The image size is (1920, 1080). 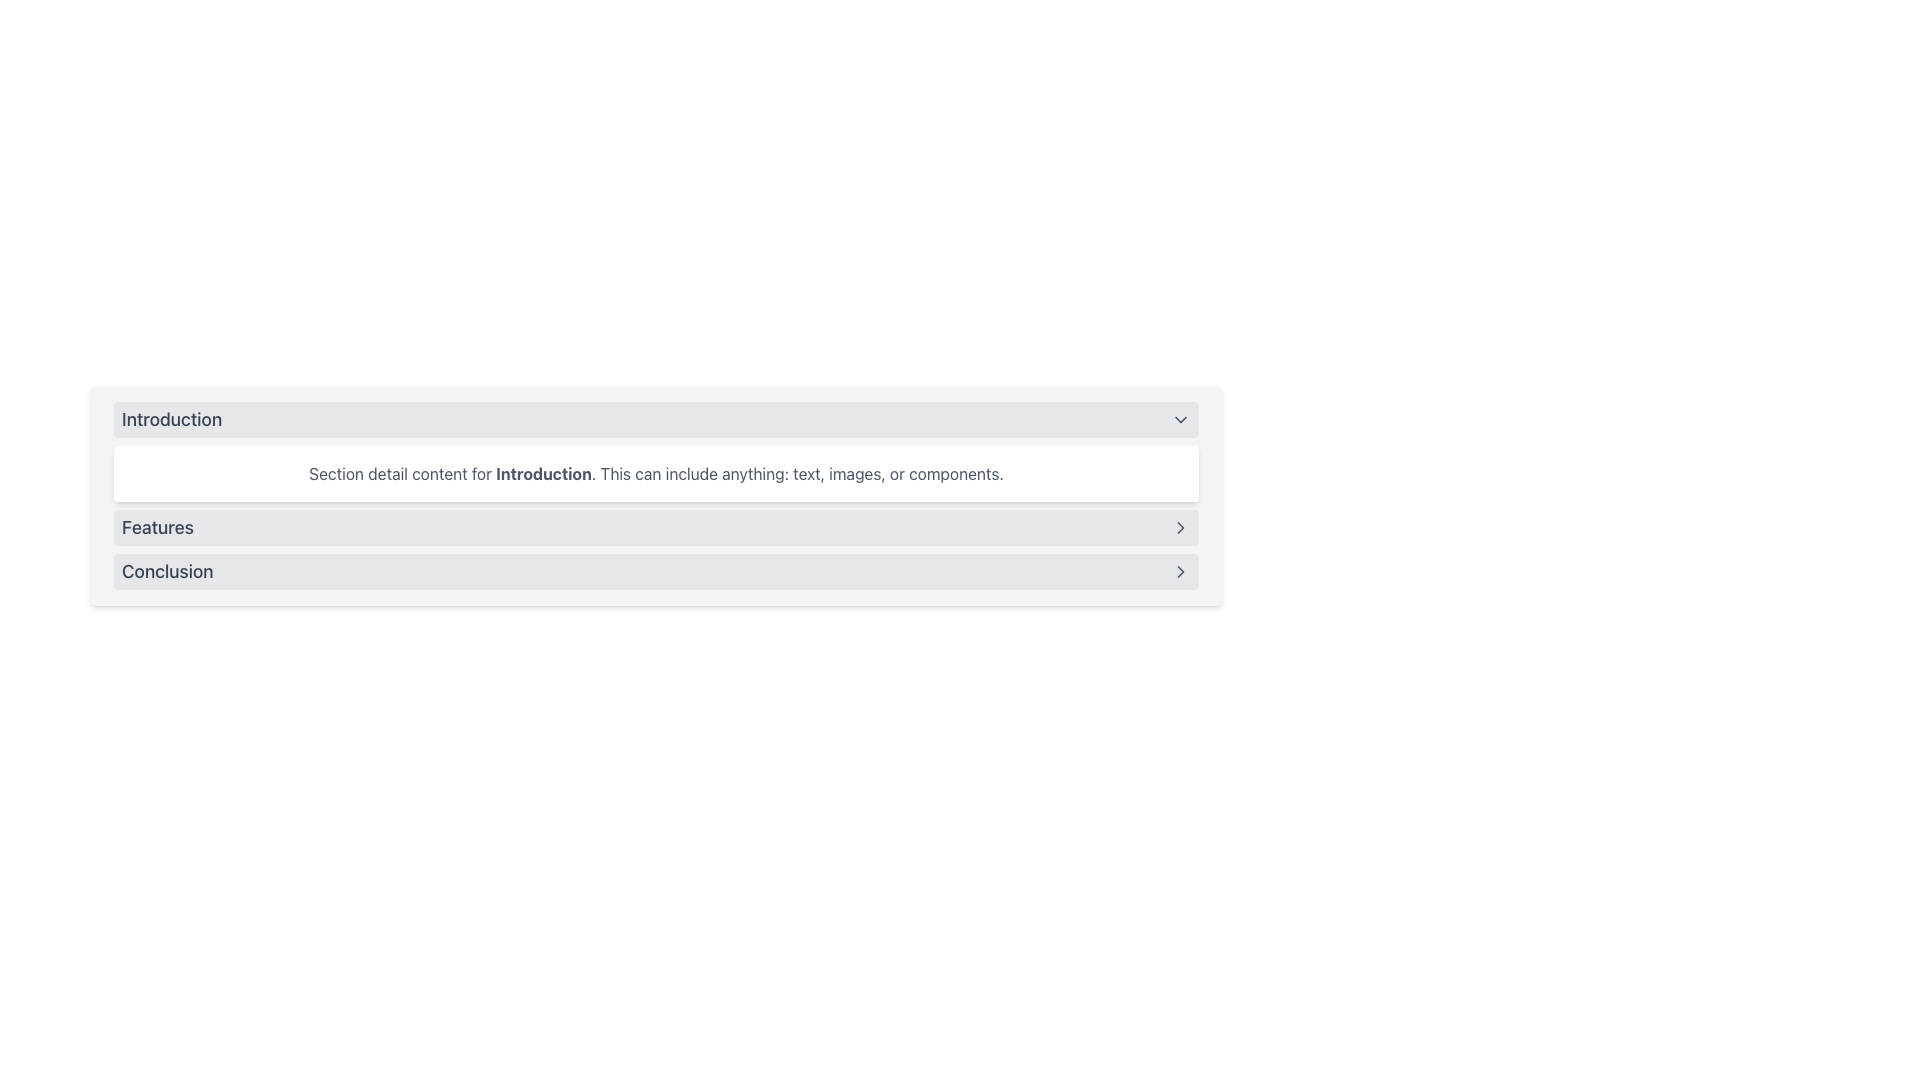 What do you see at coordinates (1180, 527) in the screenshot?
I see `the Chevron Icon located in the Features section, positioned to the far right adjacent to the text 'Features'` at bounding box center [1180, 527].